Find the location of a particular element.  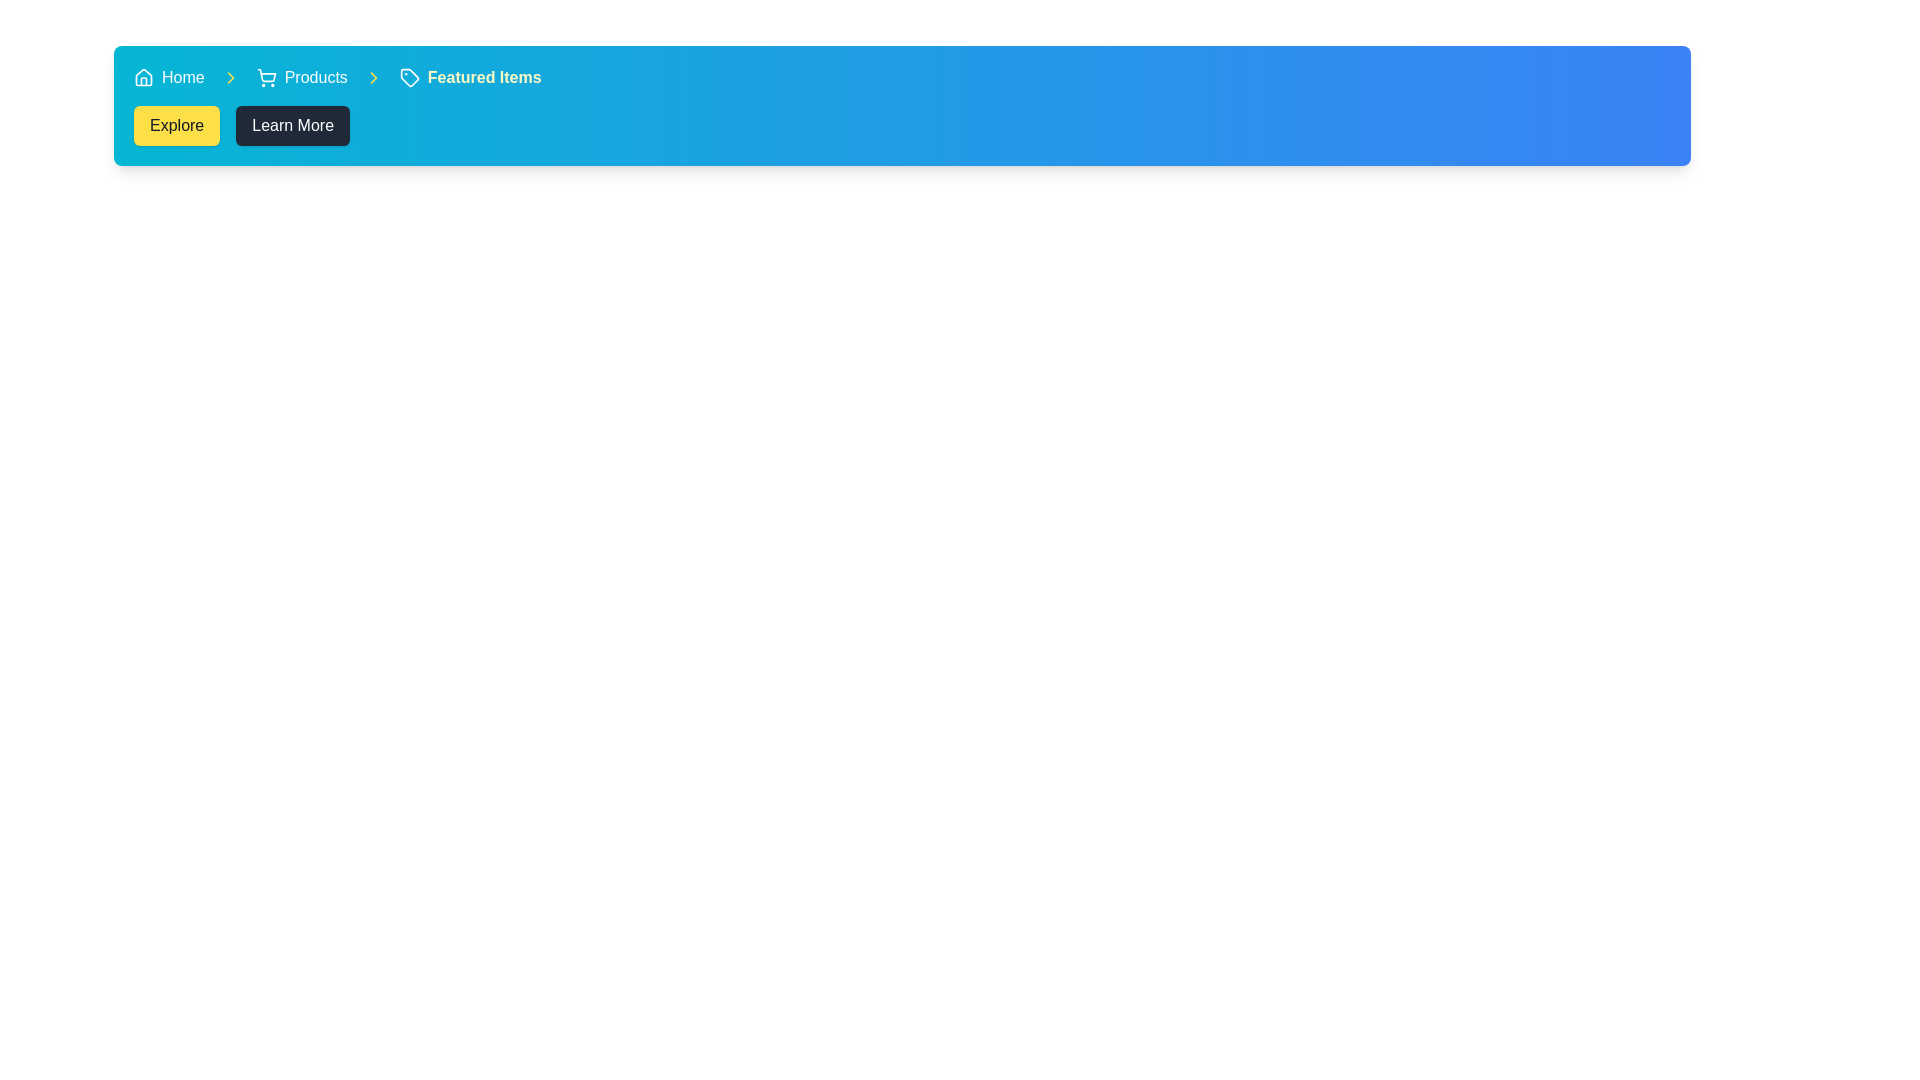

the 'Products' hyperlink located is located at coordinates (315, 76).